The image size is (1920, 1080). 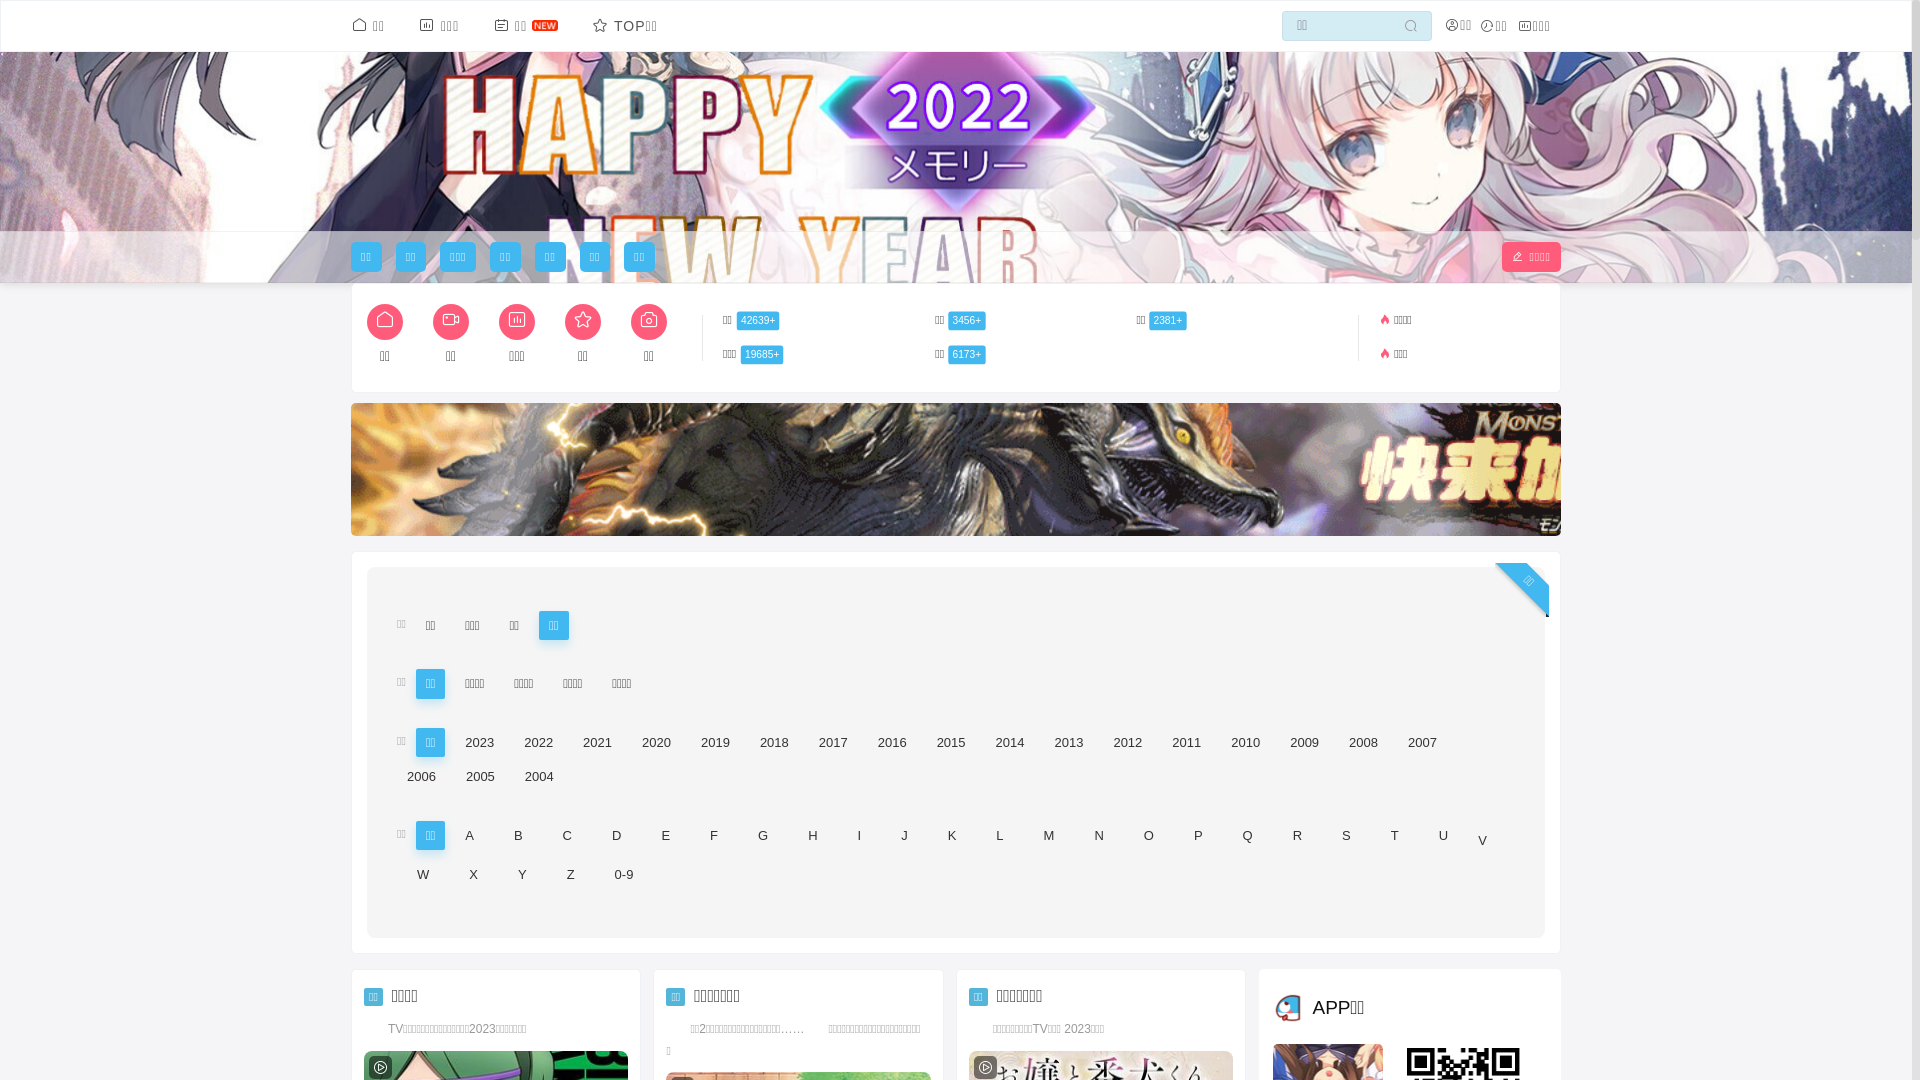 I want to click on '2005', so click(x=480, y=775).